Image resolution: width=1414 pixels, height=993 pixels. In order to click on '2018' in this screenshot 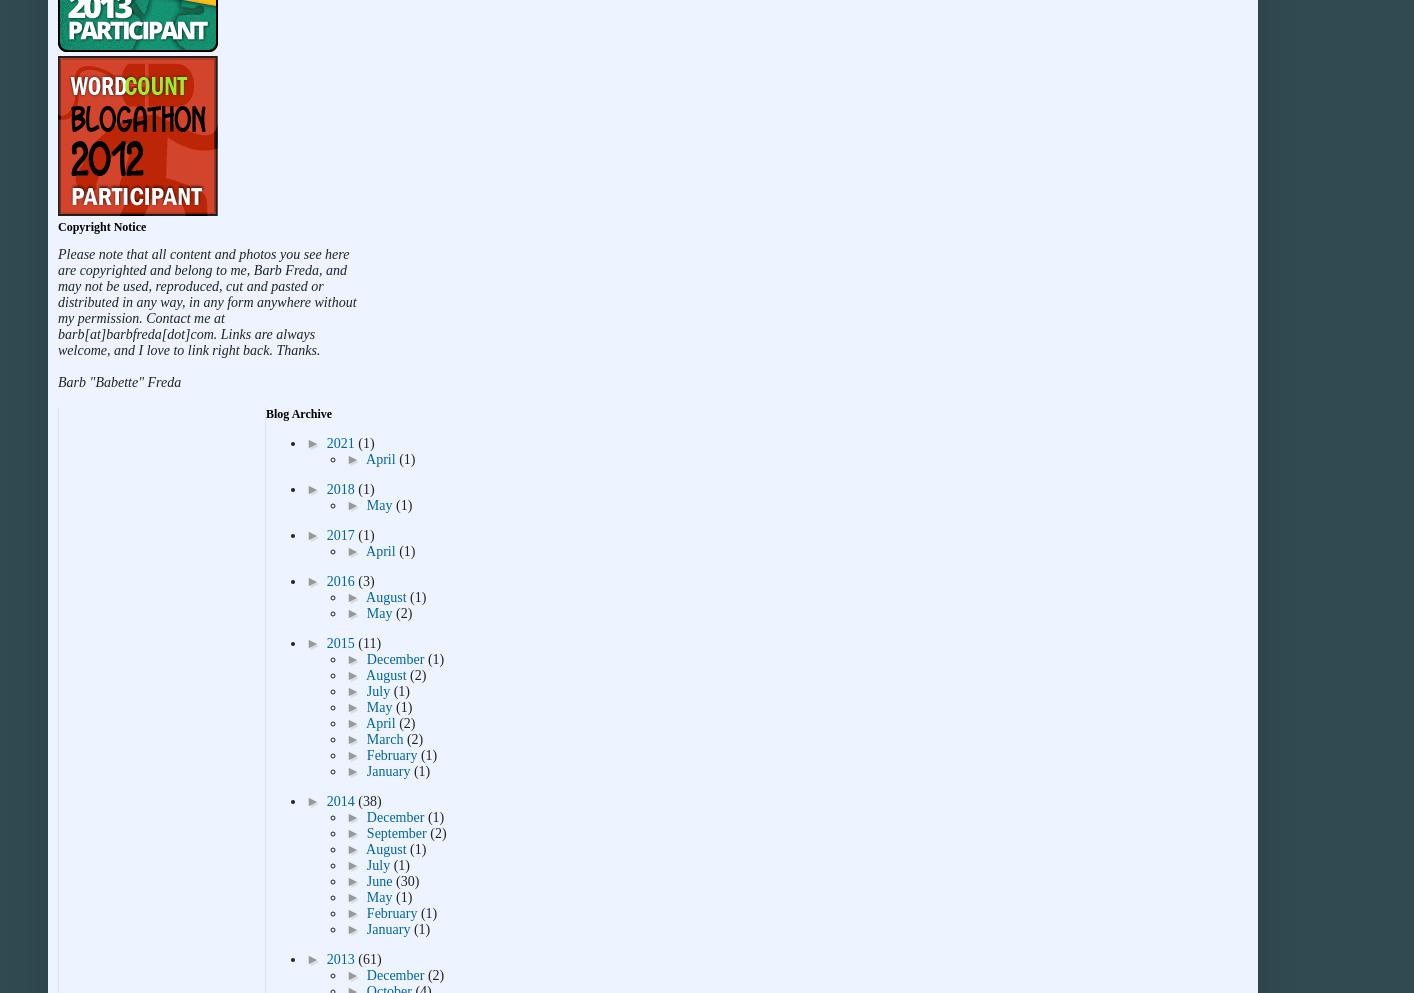, I will do `click(341, 488)`.